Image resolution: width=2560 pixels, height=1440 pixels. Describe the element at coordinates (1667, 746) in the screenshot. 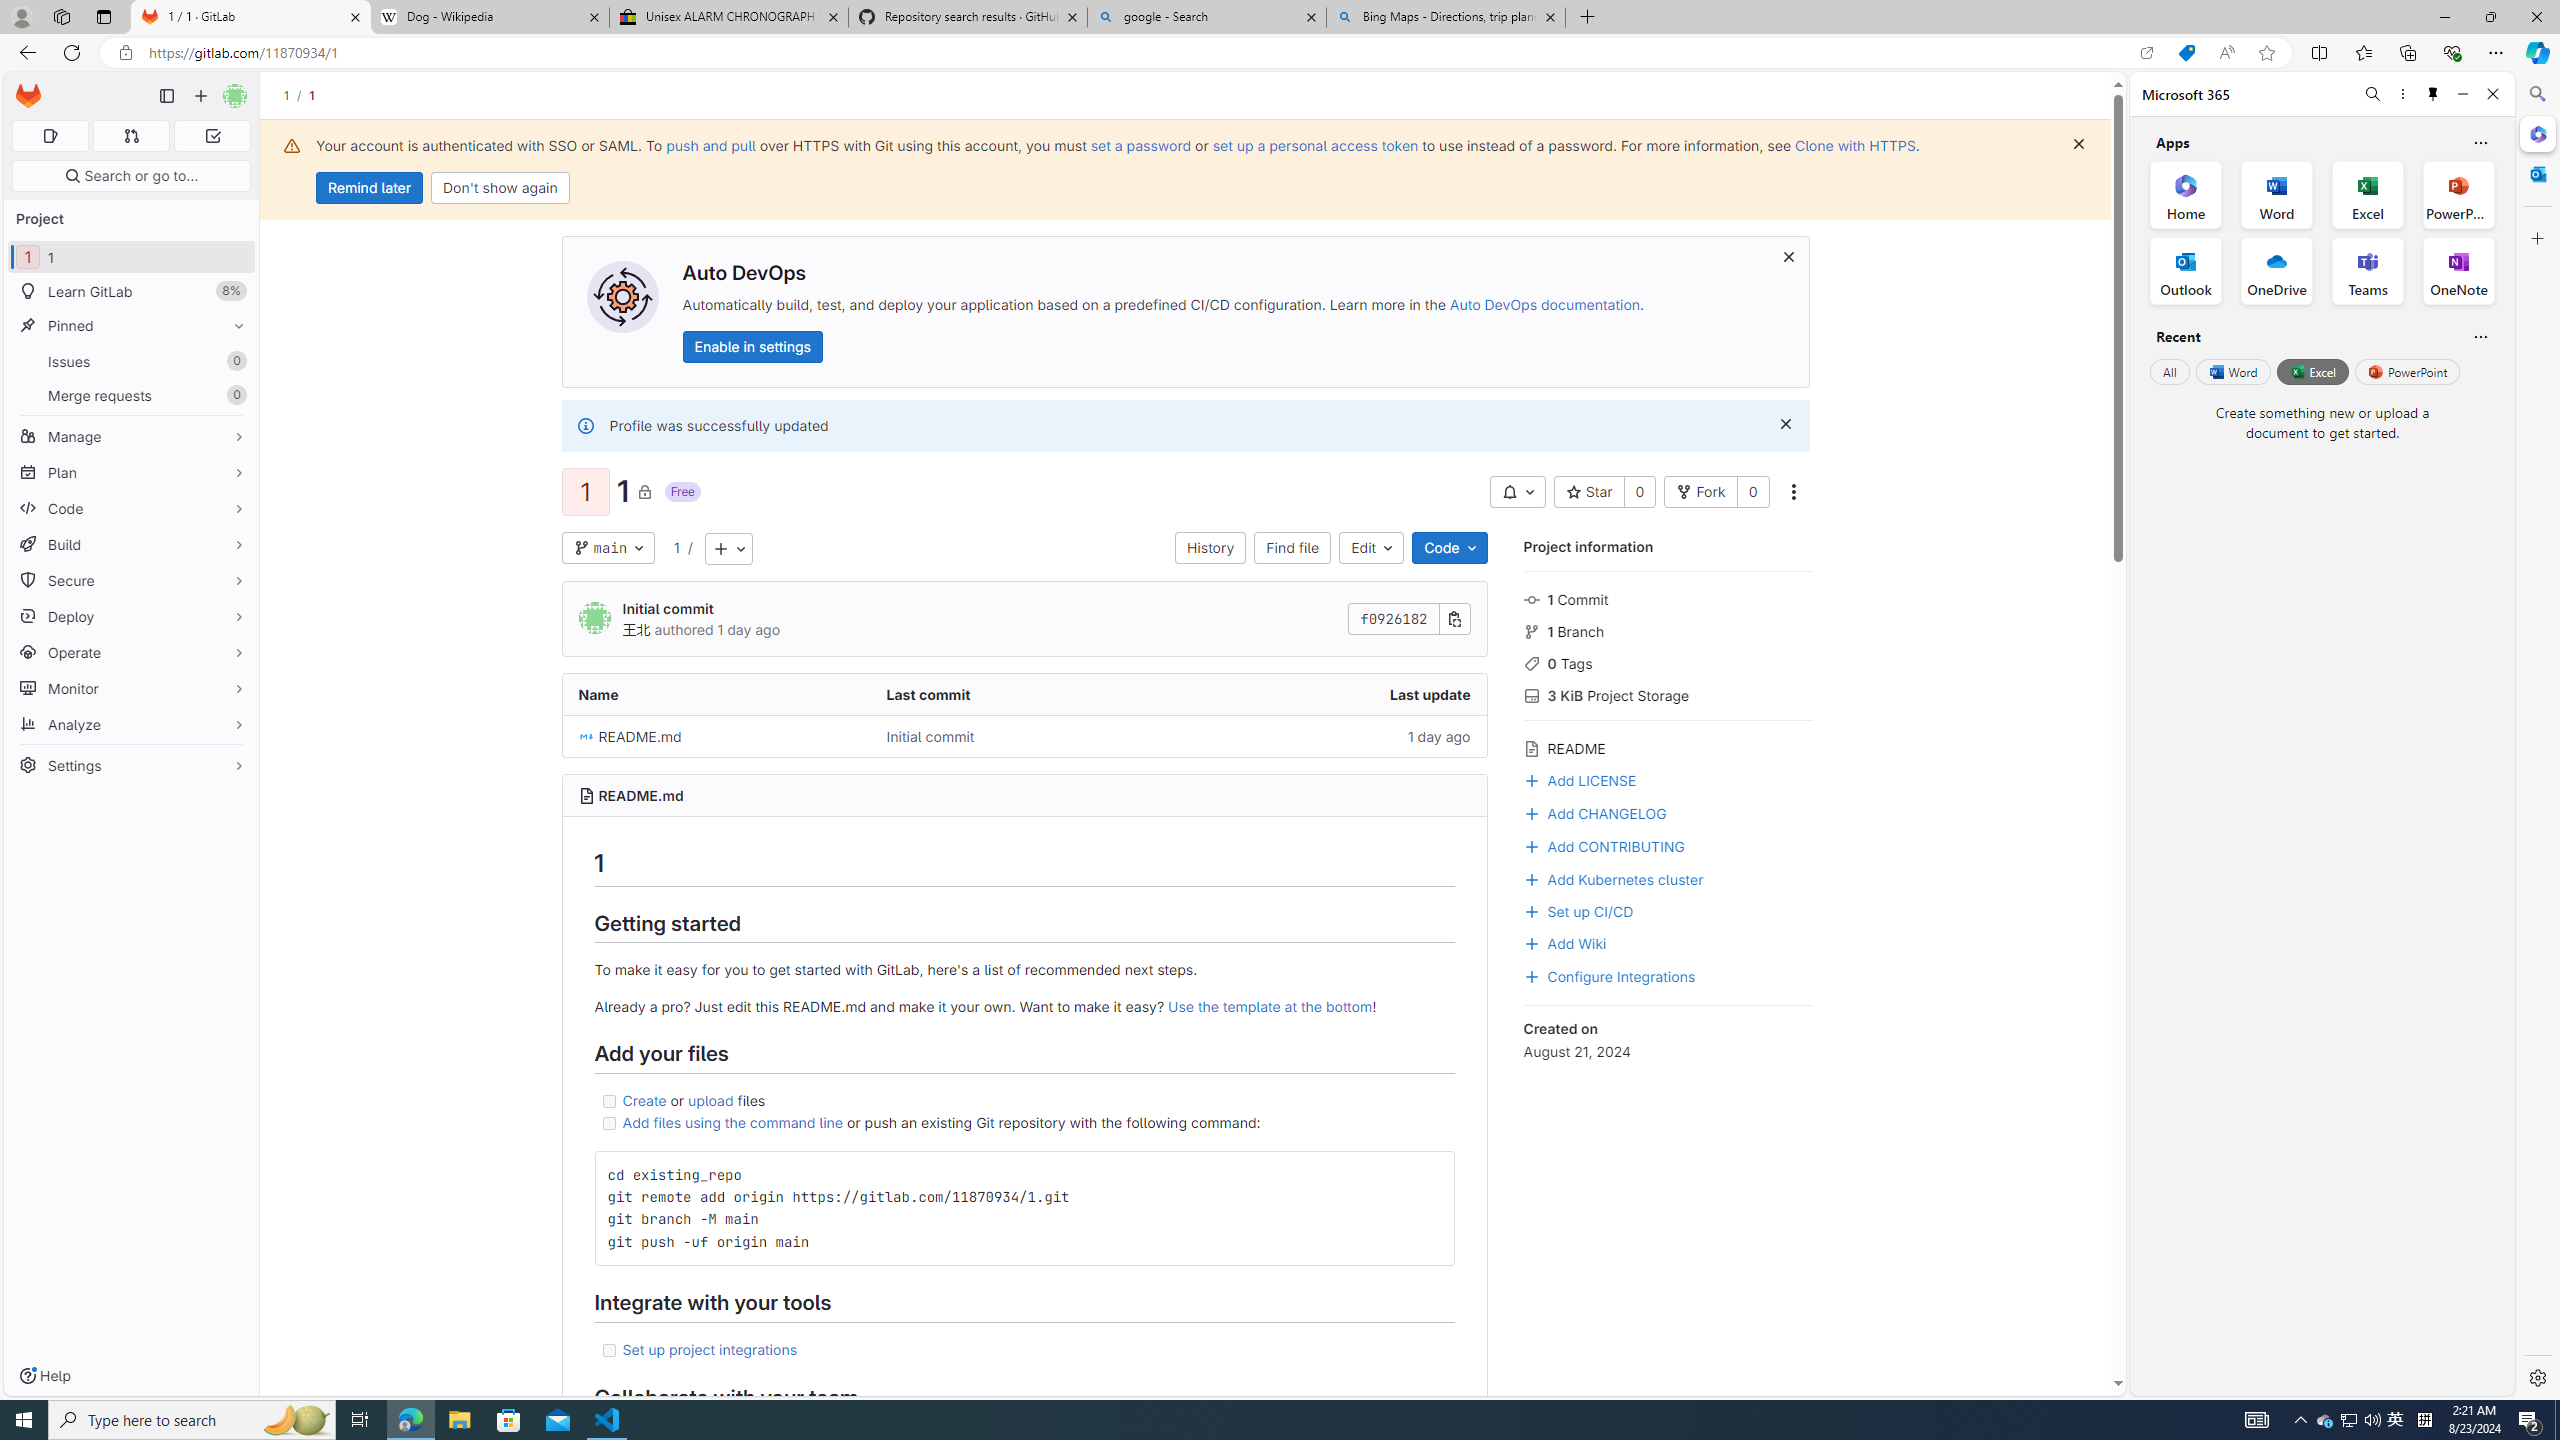

I see `'README'` at that location.